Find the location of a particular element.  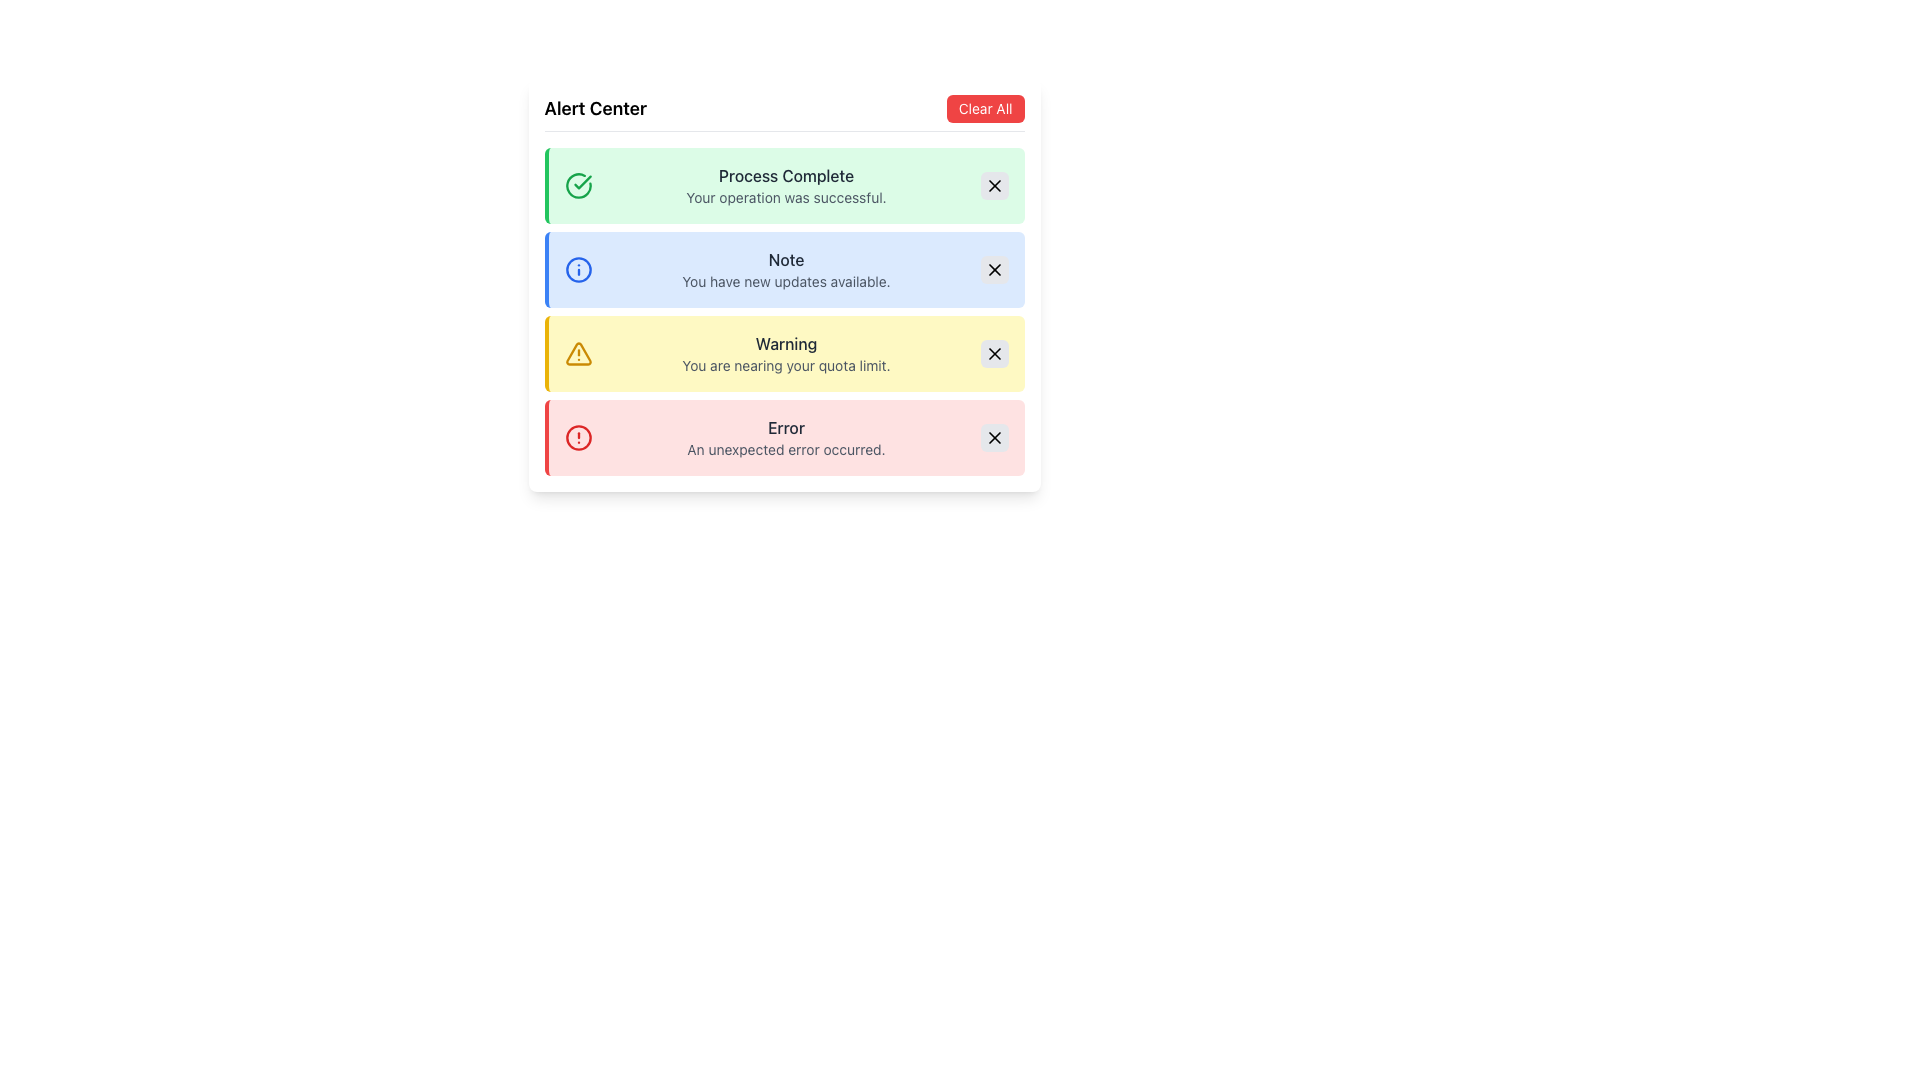

the success message text label indicating that a process has been successfully completed, which is located within the green-themed alert box under 'Alert Center' is located at coordinates (785, 175).